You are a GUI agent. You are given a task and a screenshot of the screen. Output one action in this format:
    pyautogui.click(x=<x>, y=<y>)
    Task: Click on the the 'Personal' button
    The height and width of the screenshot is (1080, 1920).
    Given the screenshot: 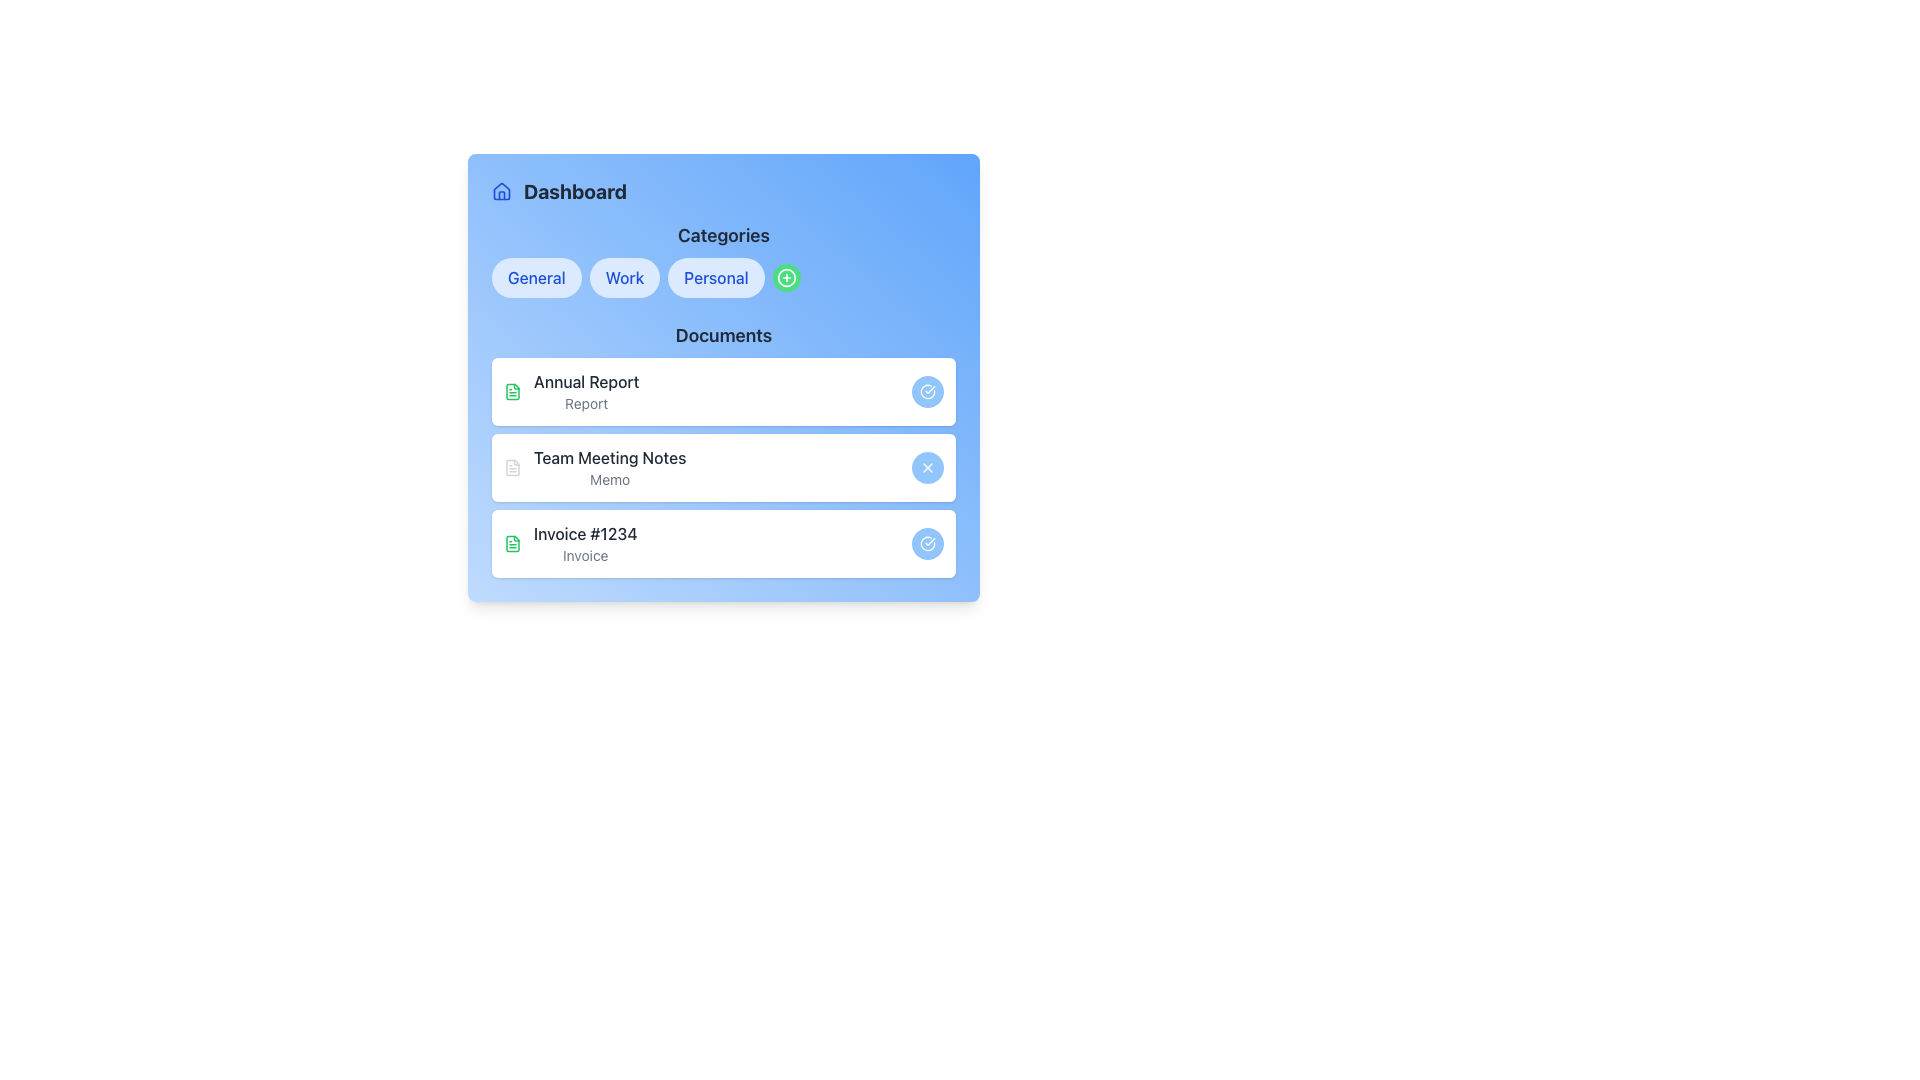 What is the action you would take?
    pyautogui.click(x=723, y=277)
    